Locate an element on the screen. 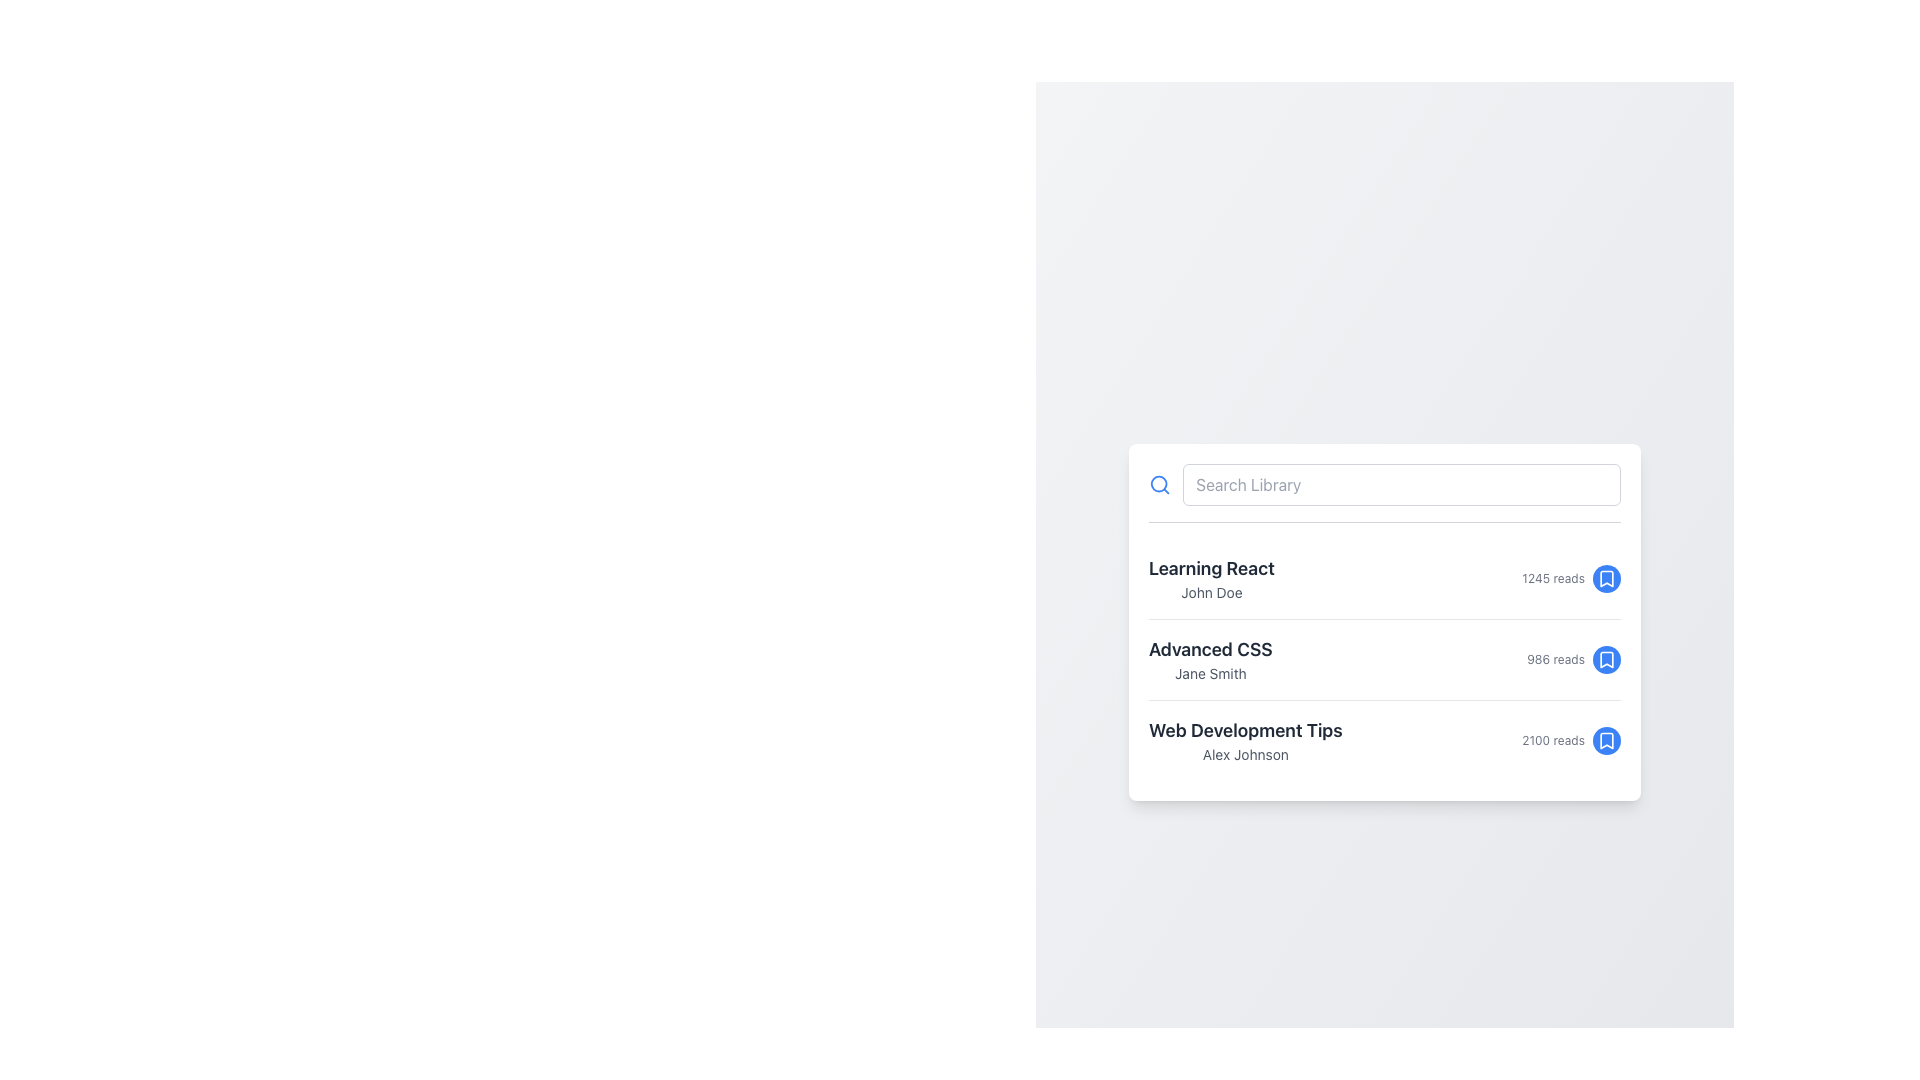 This screenshot has height=1080, width=1920. the bookmark-shaped icon button with a blue background and white outline located to the far right of the 'Learning React' list item is located at coordinates (1607, 578).